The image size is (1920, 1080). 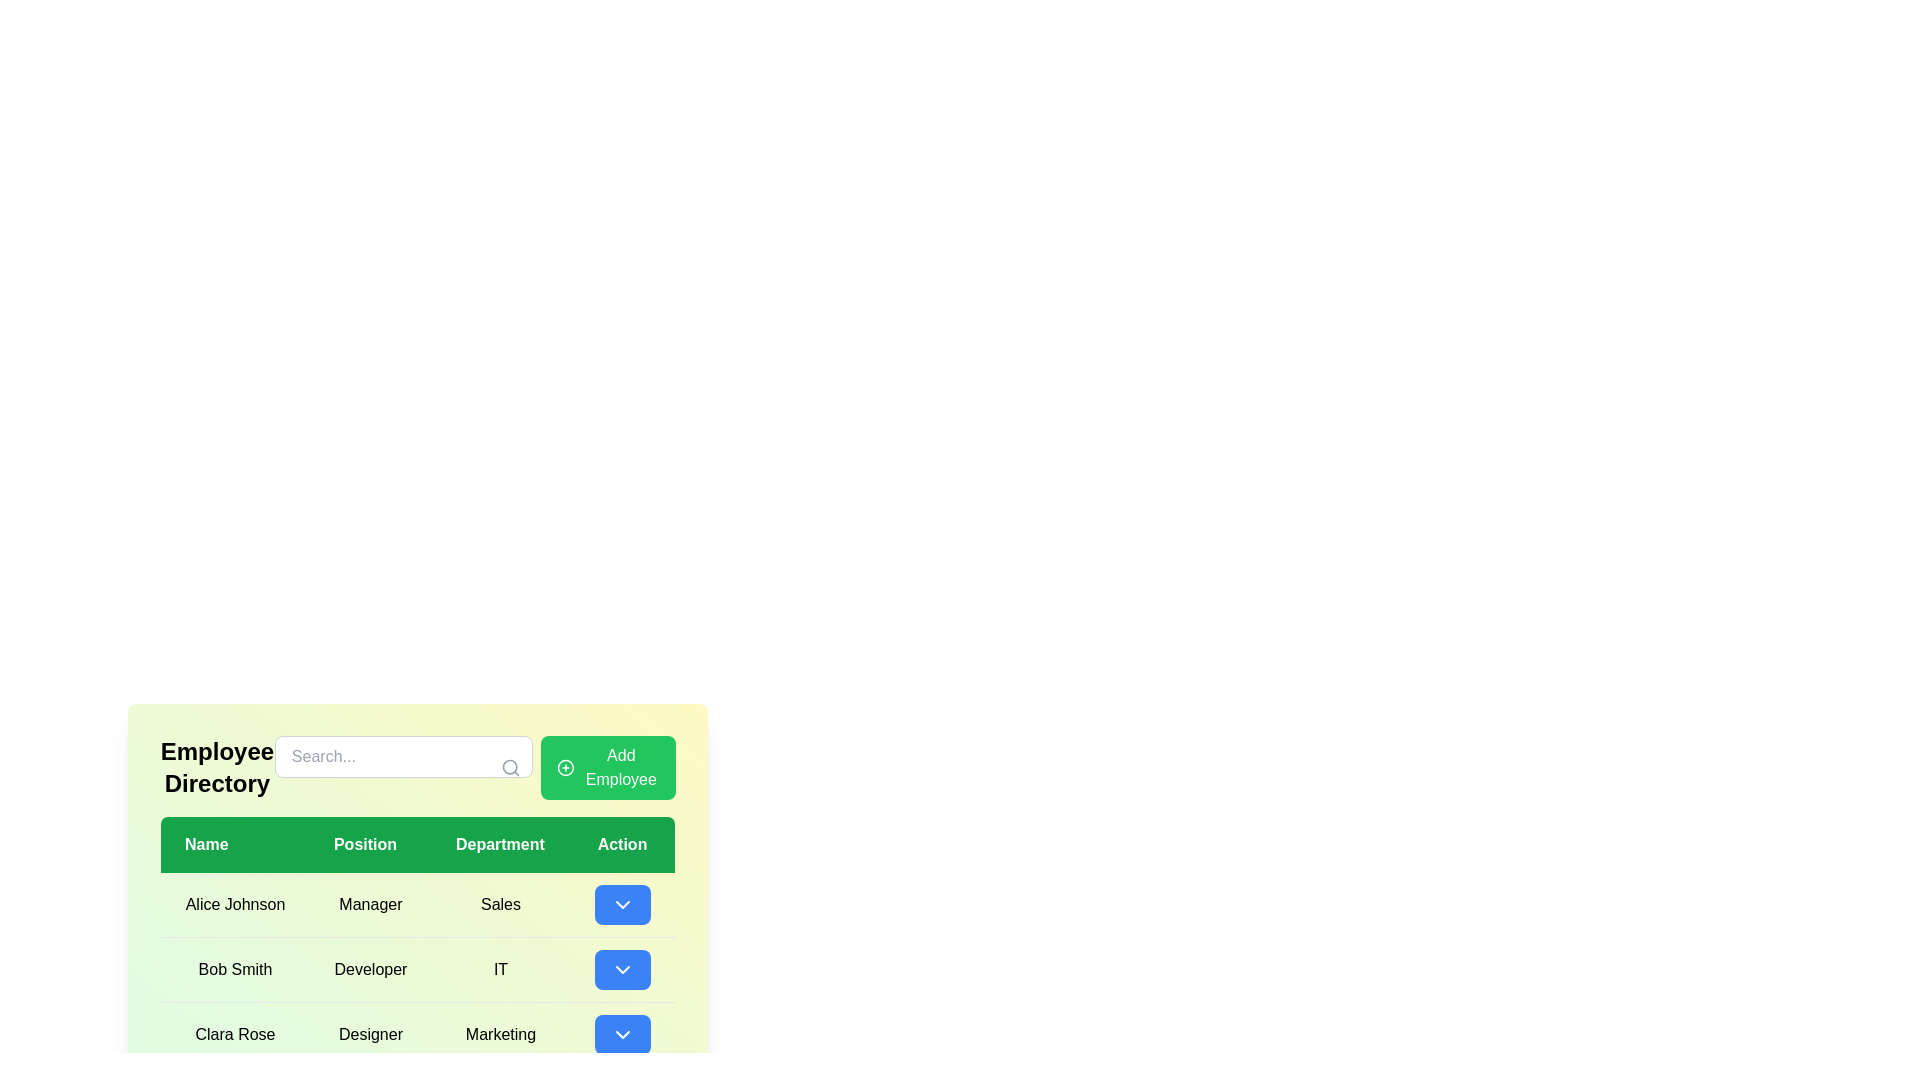 What do you see at coordinates (416, 941) in the screenshot?
I see `the table cell displaying the job position of the employee in the second row under the 'Position' column, adjacent to 'Bob Smith' in the 'Name' column` at bounding box center [416, 941].